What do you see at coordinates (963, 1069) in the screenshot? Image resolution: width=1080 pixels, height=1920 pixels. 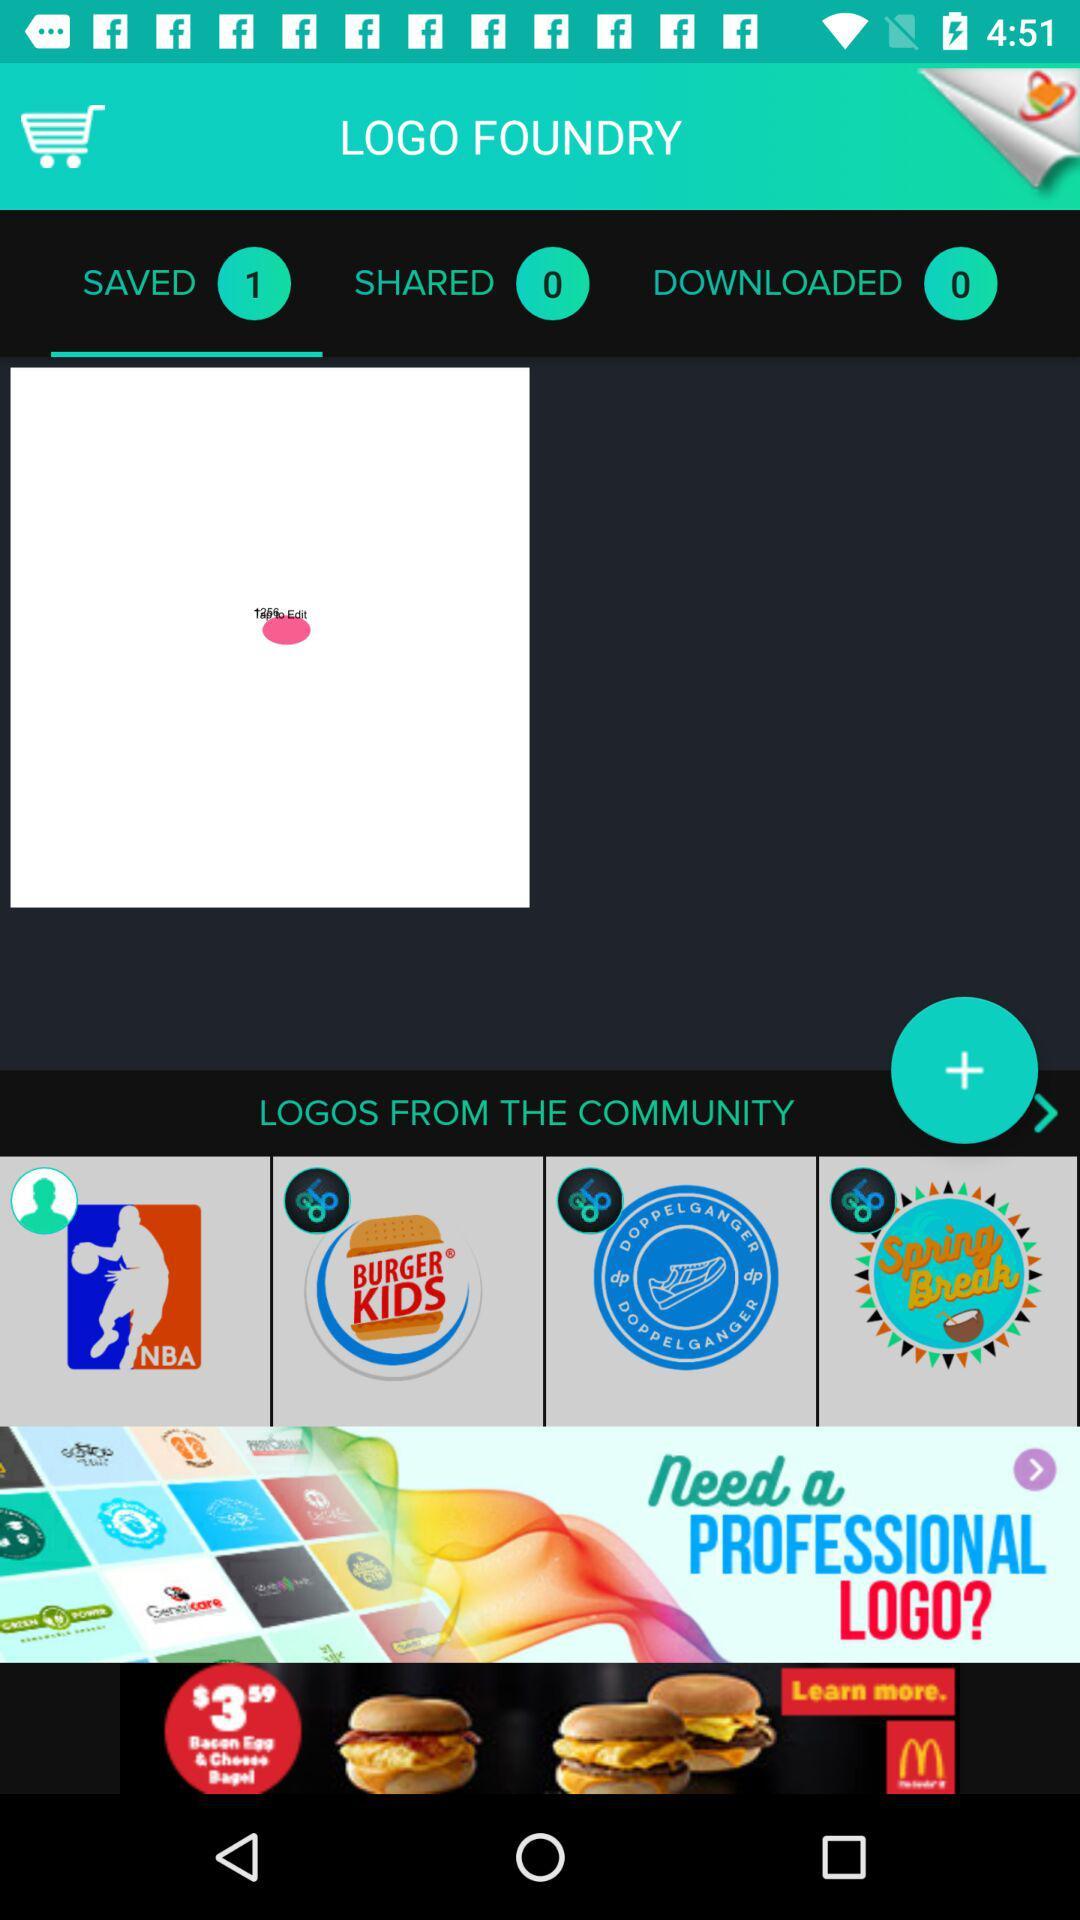 I see `logo` at bounding box center [963, 1069].